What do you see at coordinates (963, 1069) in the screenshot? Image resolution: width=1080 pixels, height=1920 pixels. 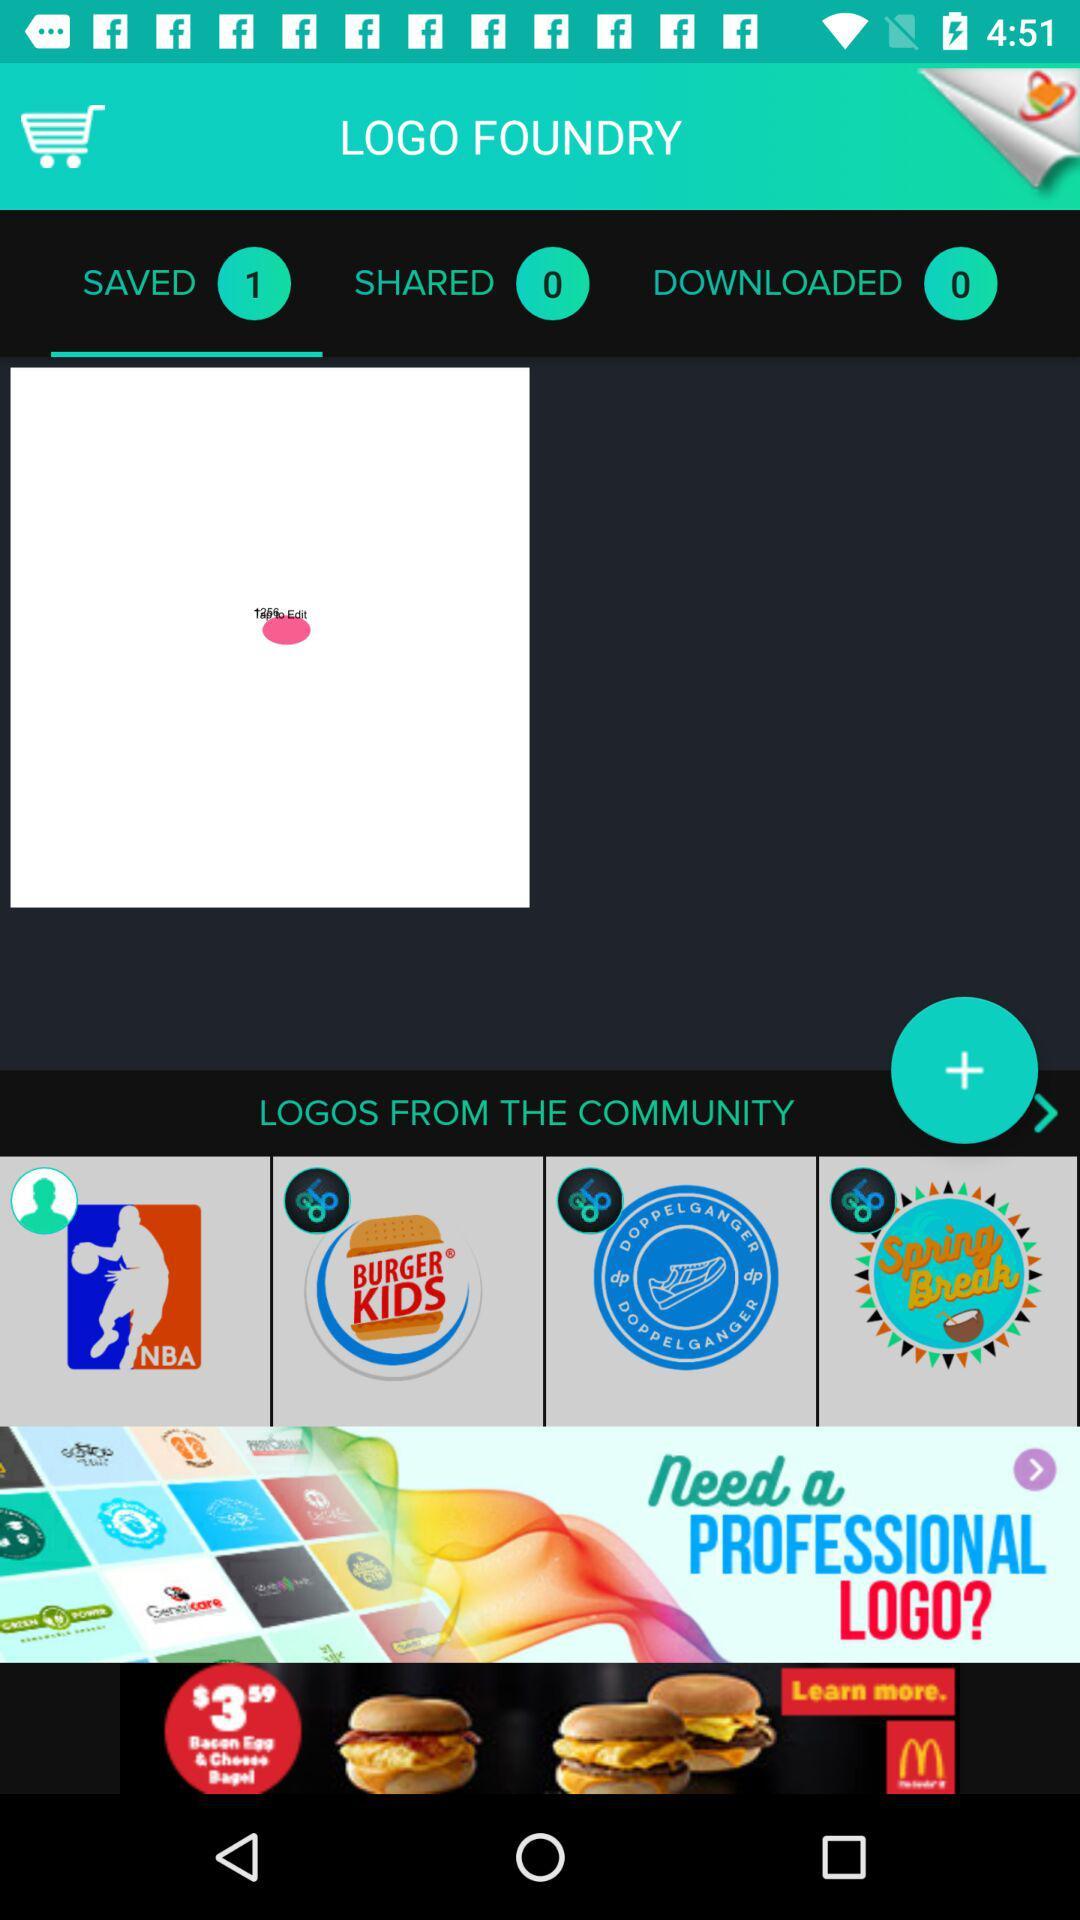 I see `logo` at bounding box center [963, 1069].